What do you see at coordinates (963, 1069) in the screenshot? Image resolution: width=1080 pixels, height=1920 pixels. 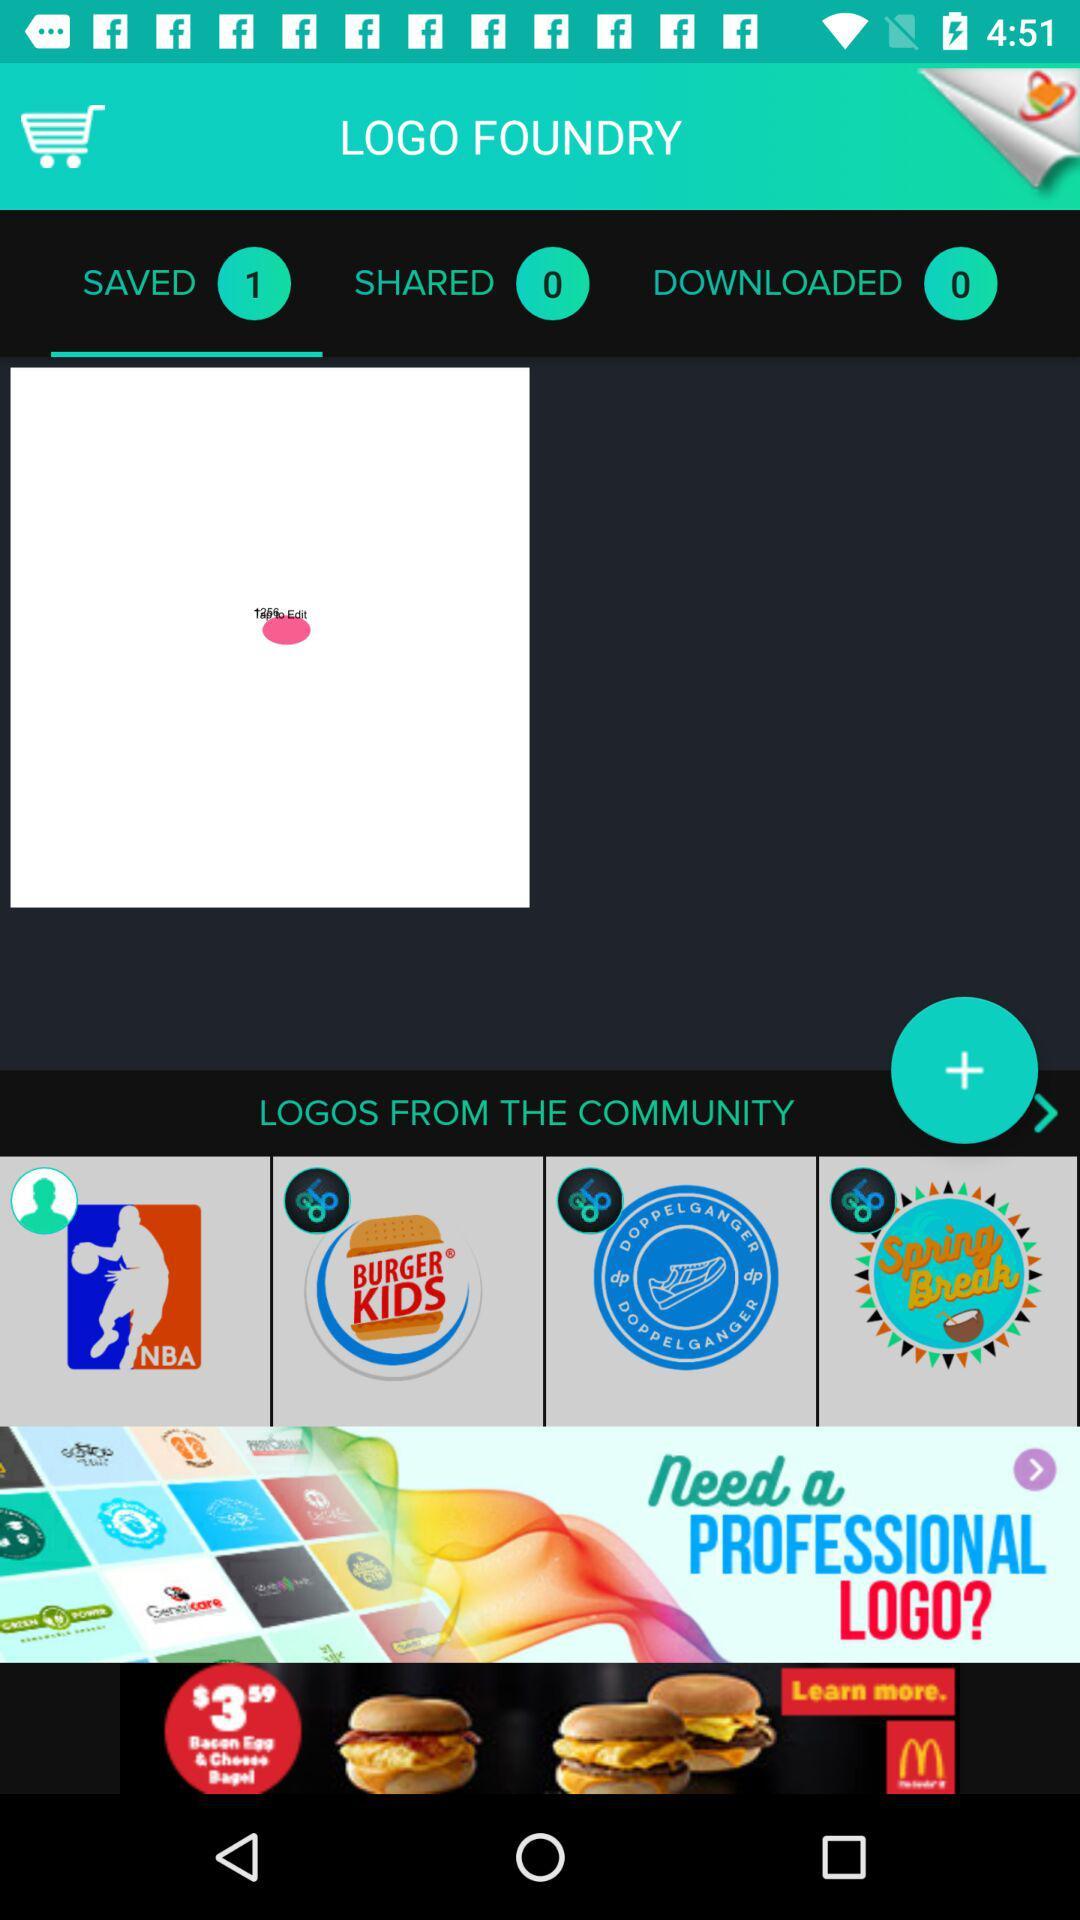 I see `logo` at bounding box center [963, 1069].